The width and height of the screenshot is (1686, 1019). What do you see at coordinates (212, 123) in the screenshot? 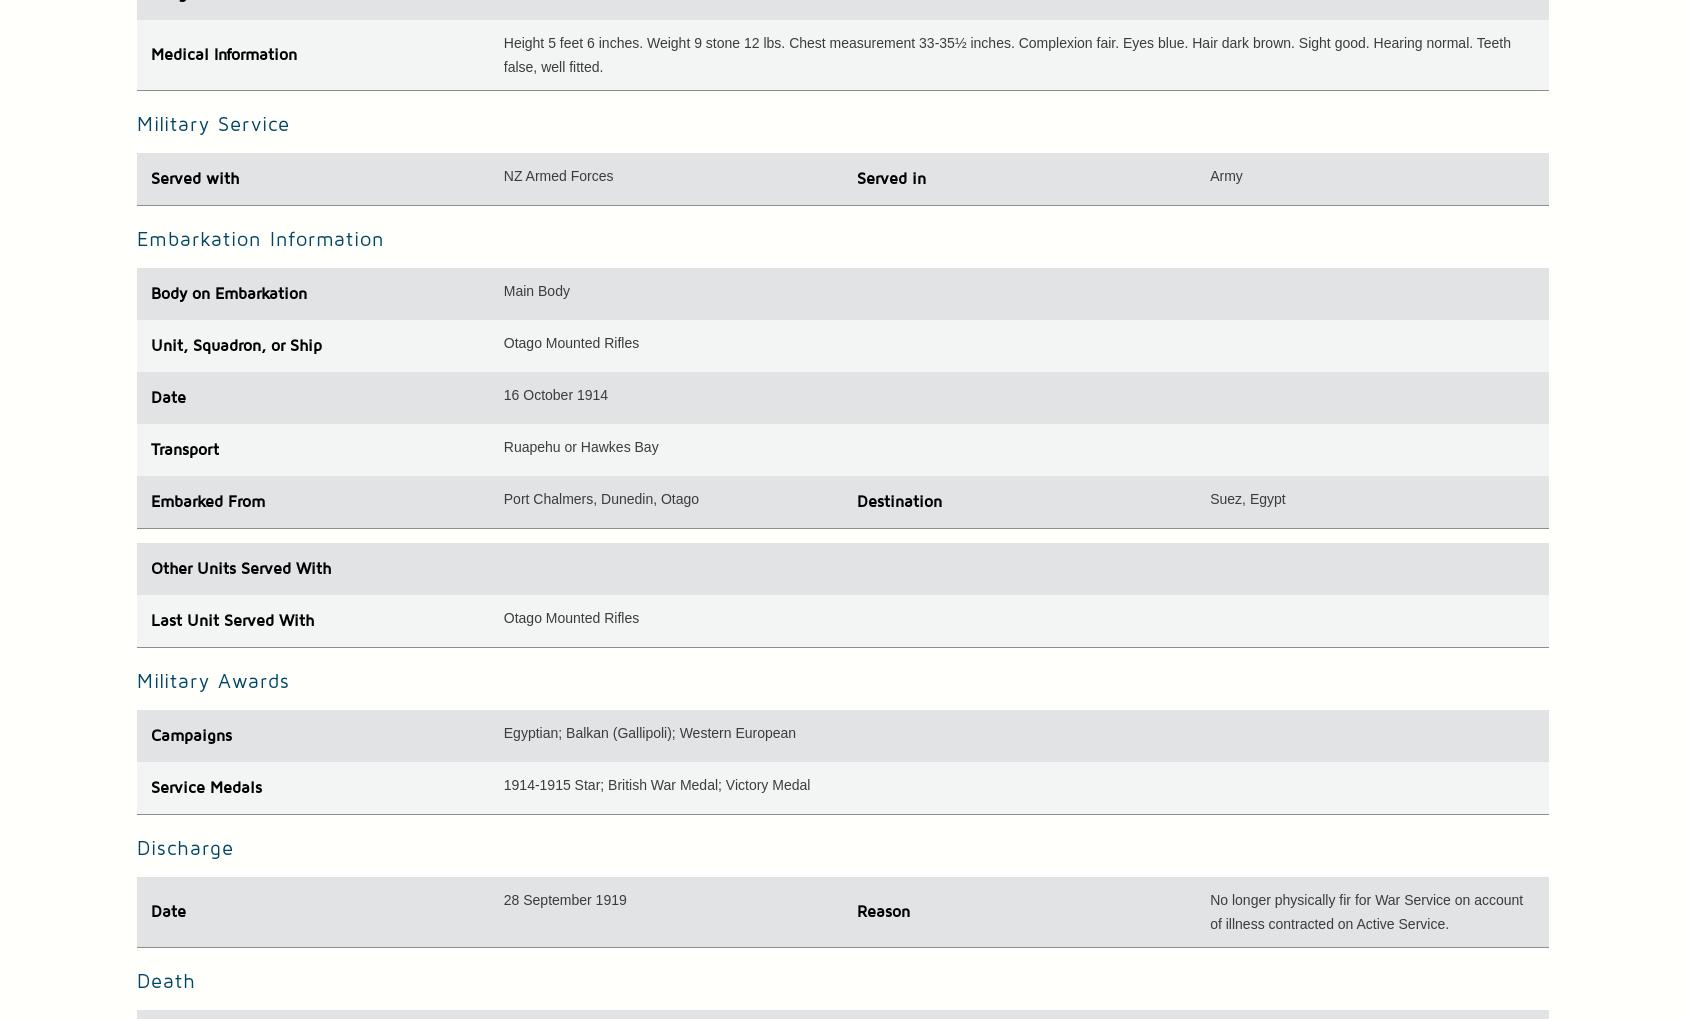
I see `'Military Service'` at bounding box center [212, 123].